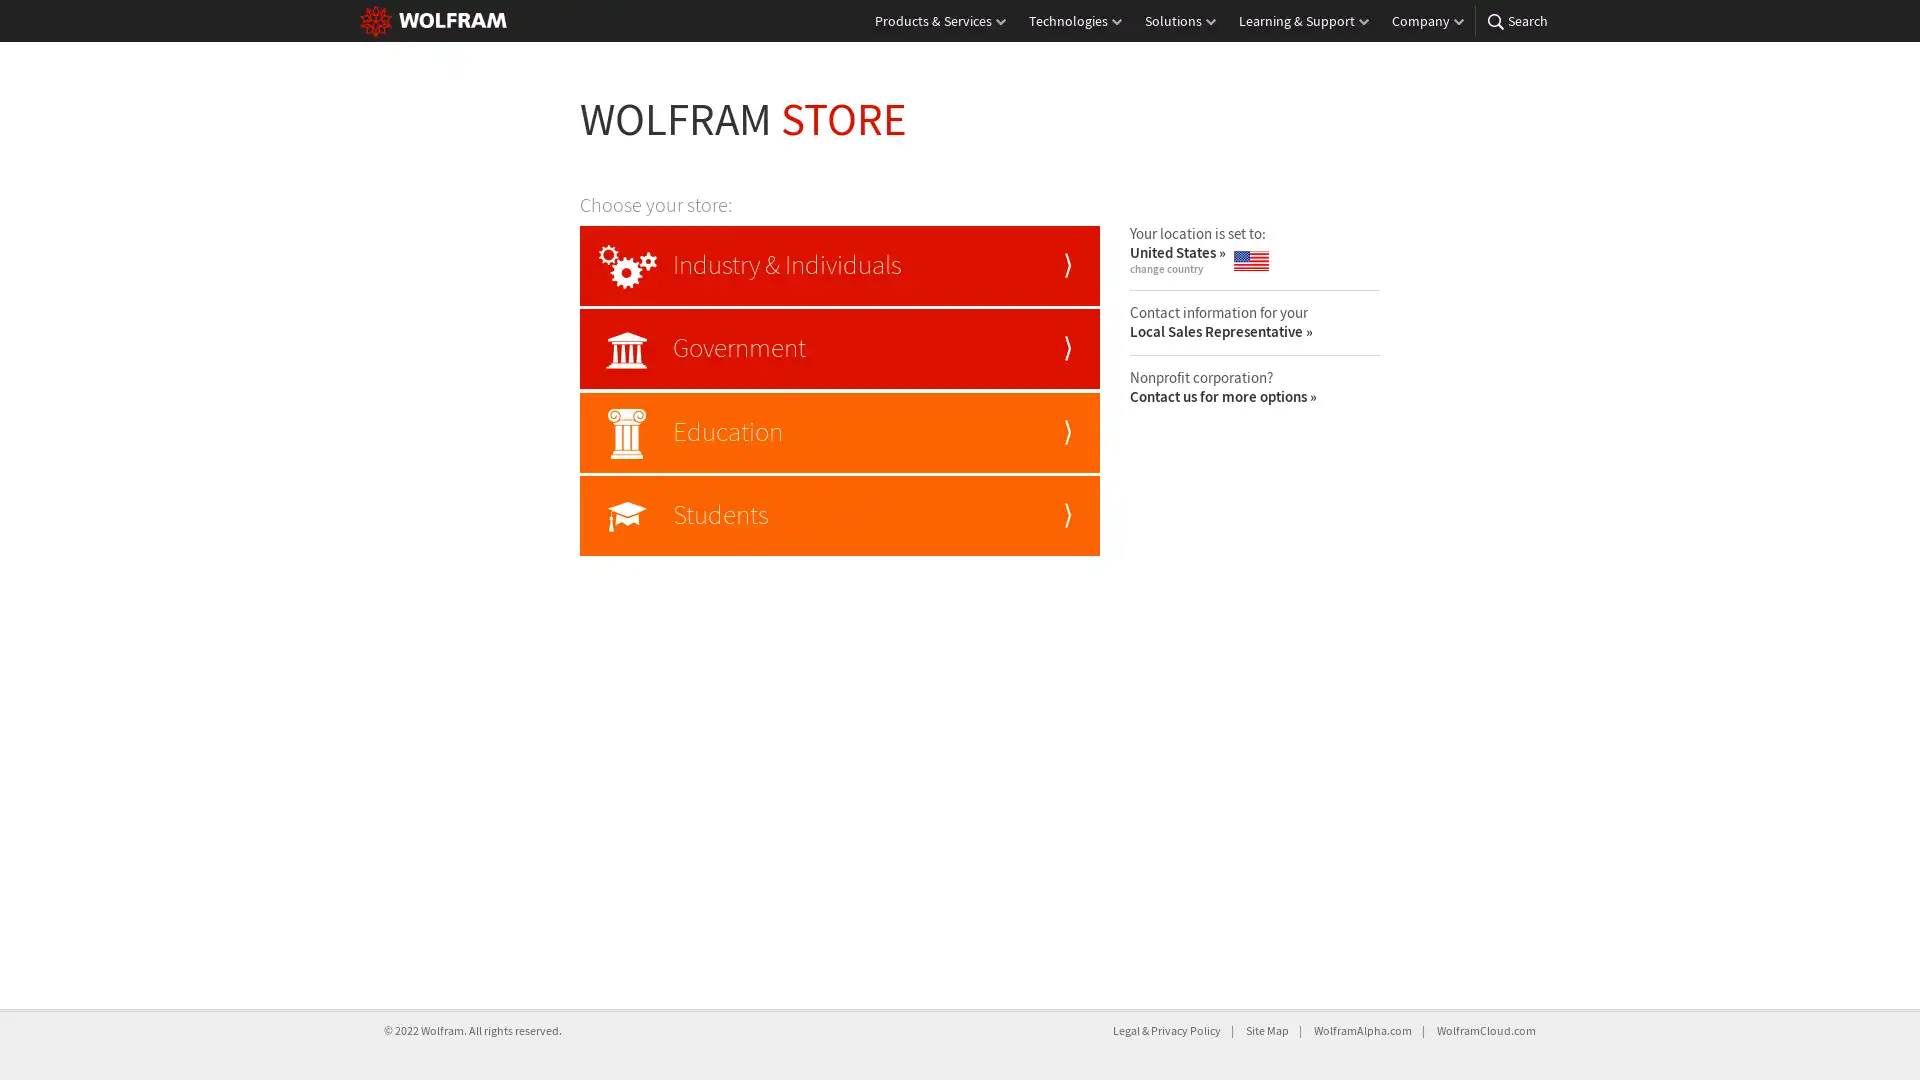 This screenshot has width=1920, height=1080. What do you see at coordinates (840, 431) in the screenshot?
I see `Education` at bounding box center [840, 431].